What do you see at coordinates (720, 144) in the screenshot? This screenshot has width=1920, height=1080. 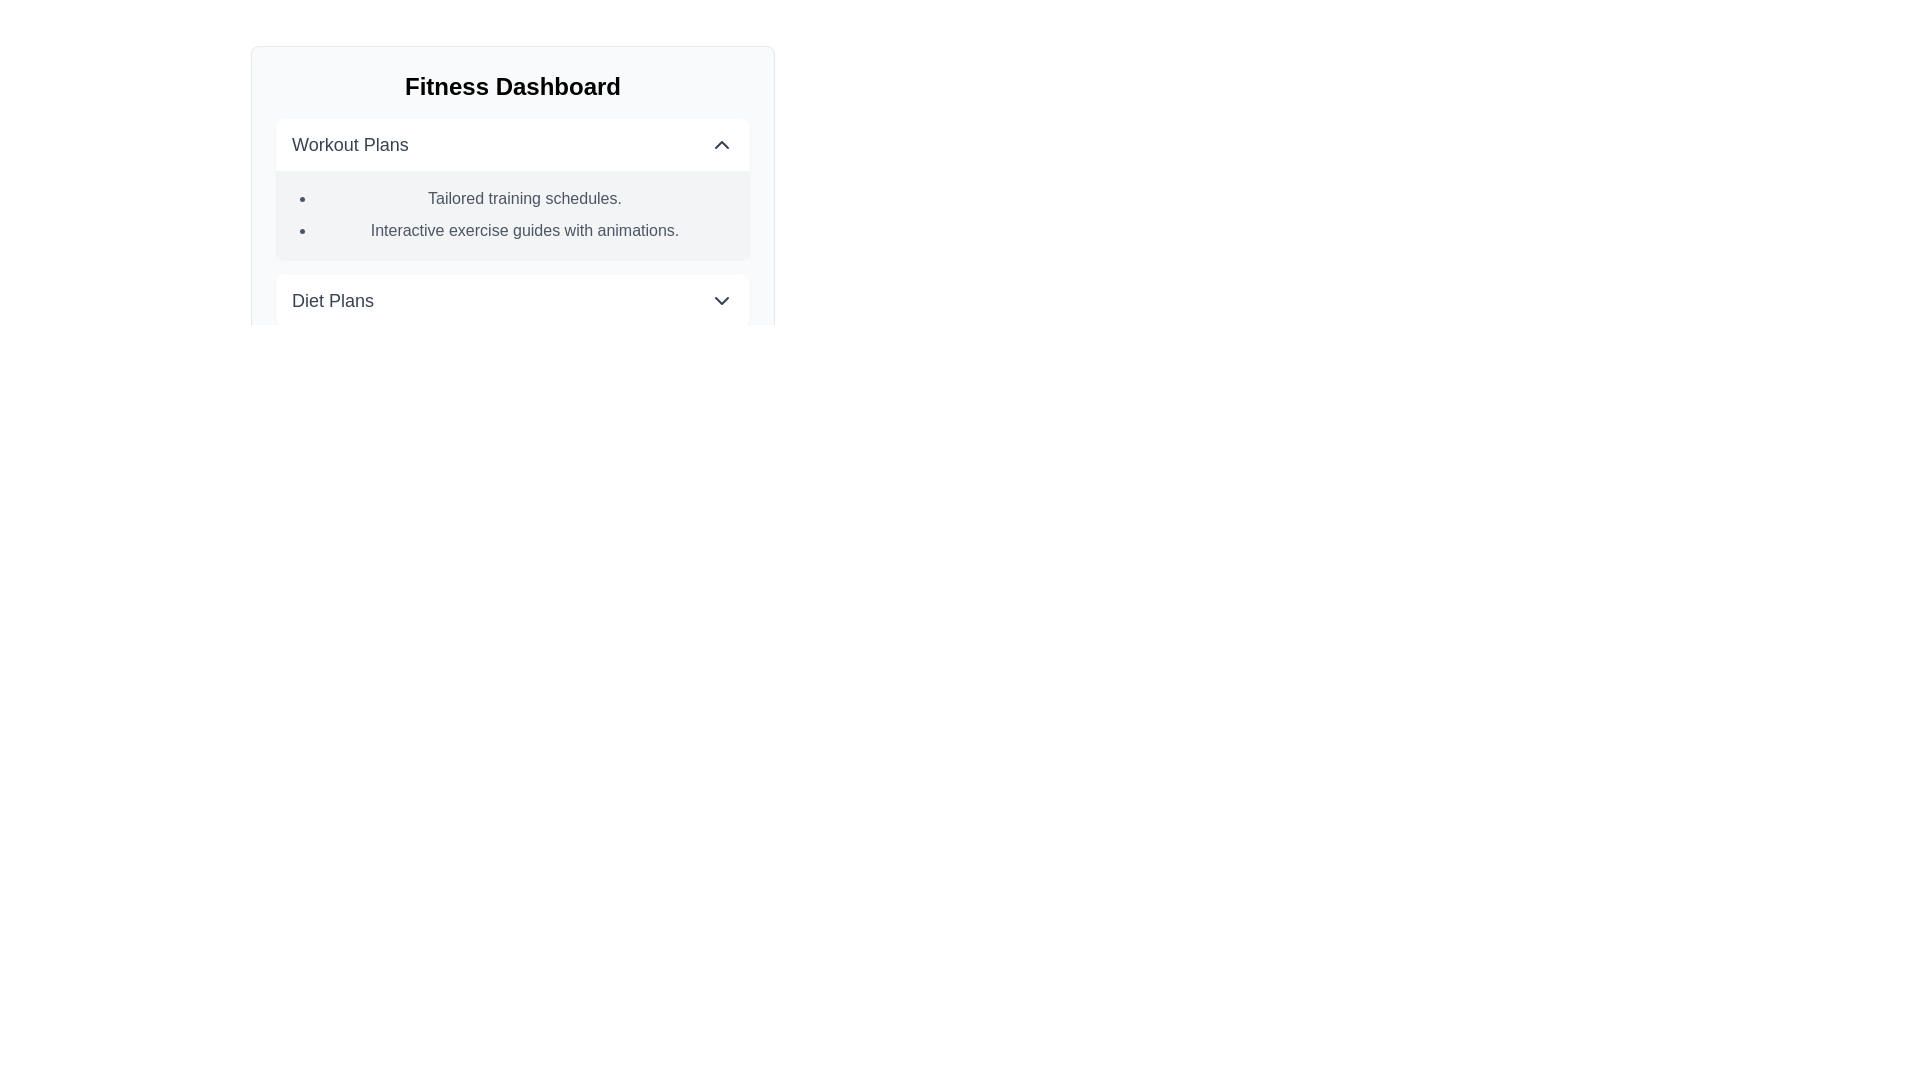 I see `the toggle icon in the 'Workout Plans' header section` at bounding box center [720, 144].